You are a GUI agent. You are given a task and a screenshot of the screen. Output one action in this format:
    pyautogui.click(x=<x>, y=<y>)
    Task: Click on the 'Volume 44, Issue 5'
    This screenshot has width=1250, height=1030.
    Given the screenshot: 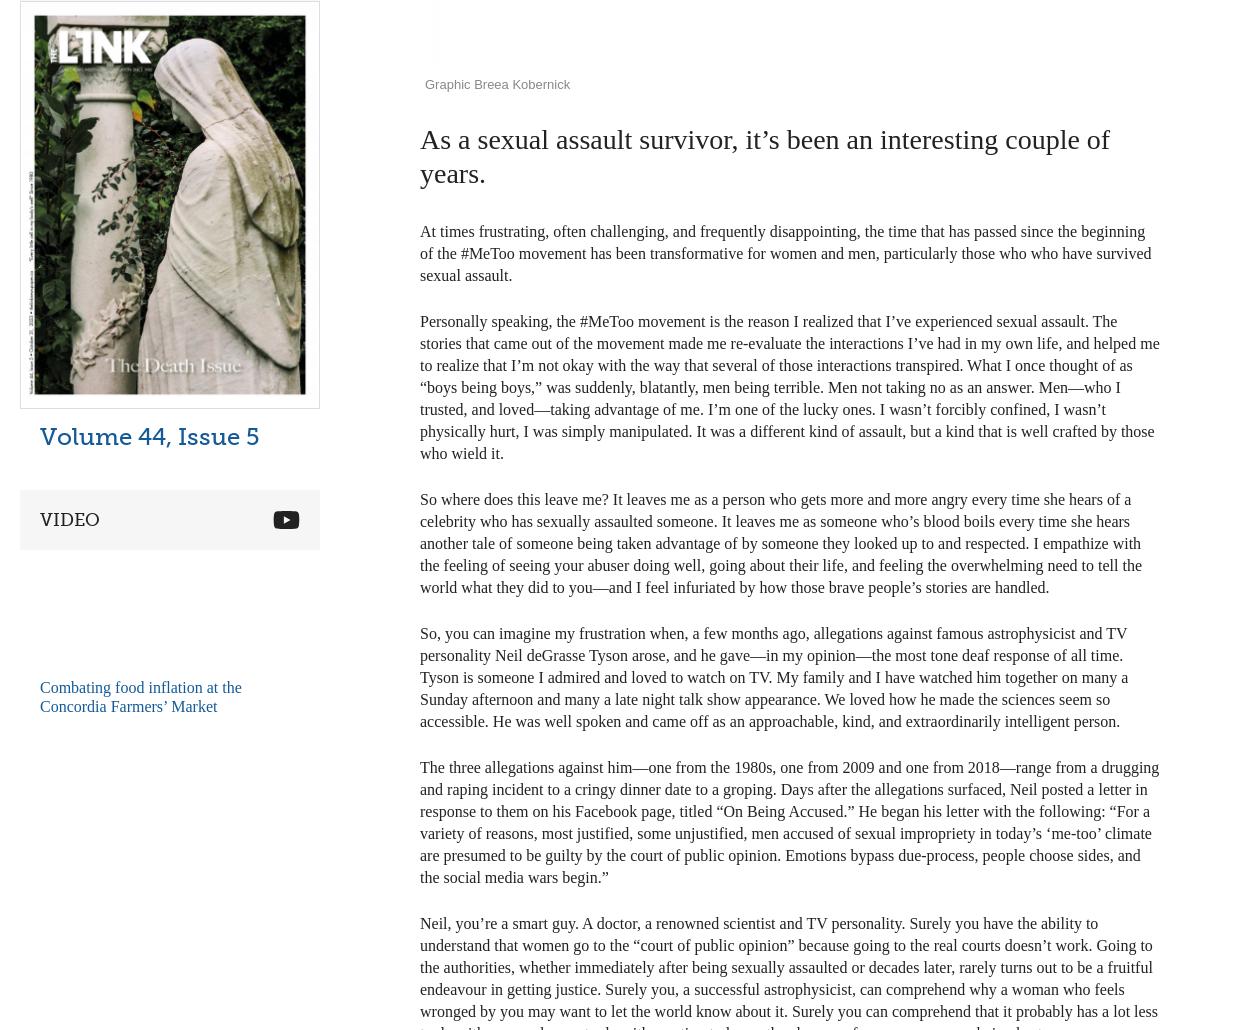 What is the action you would take?
    pyautogui.click(x=150, y=435)
    